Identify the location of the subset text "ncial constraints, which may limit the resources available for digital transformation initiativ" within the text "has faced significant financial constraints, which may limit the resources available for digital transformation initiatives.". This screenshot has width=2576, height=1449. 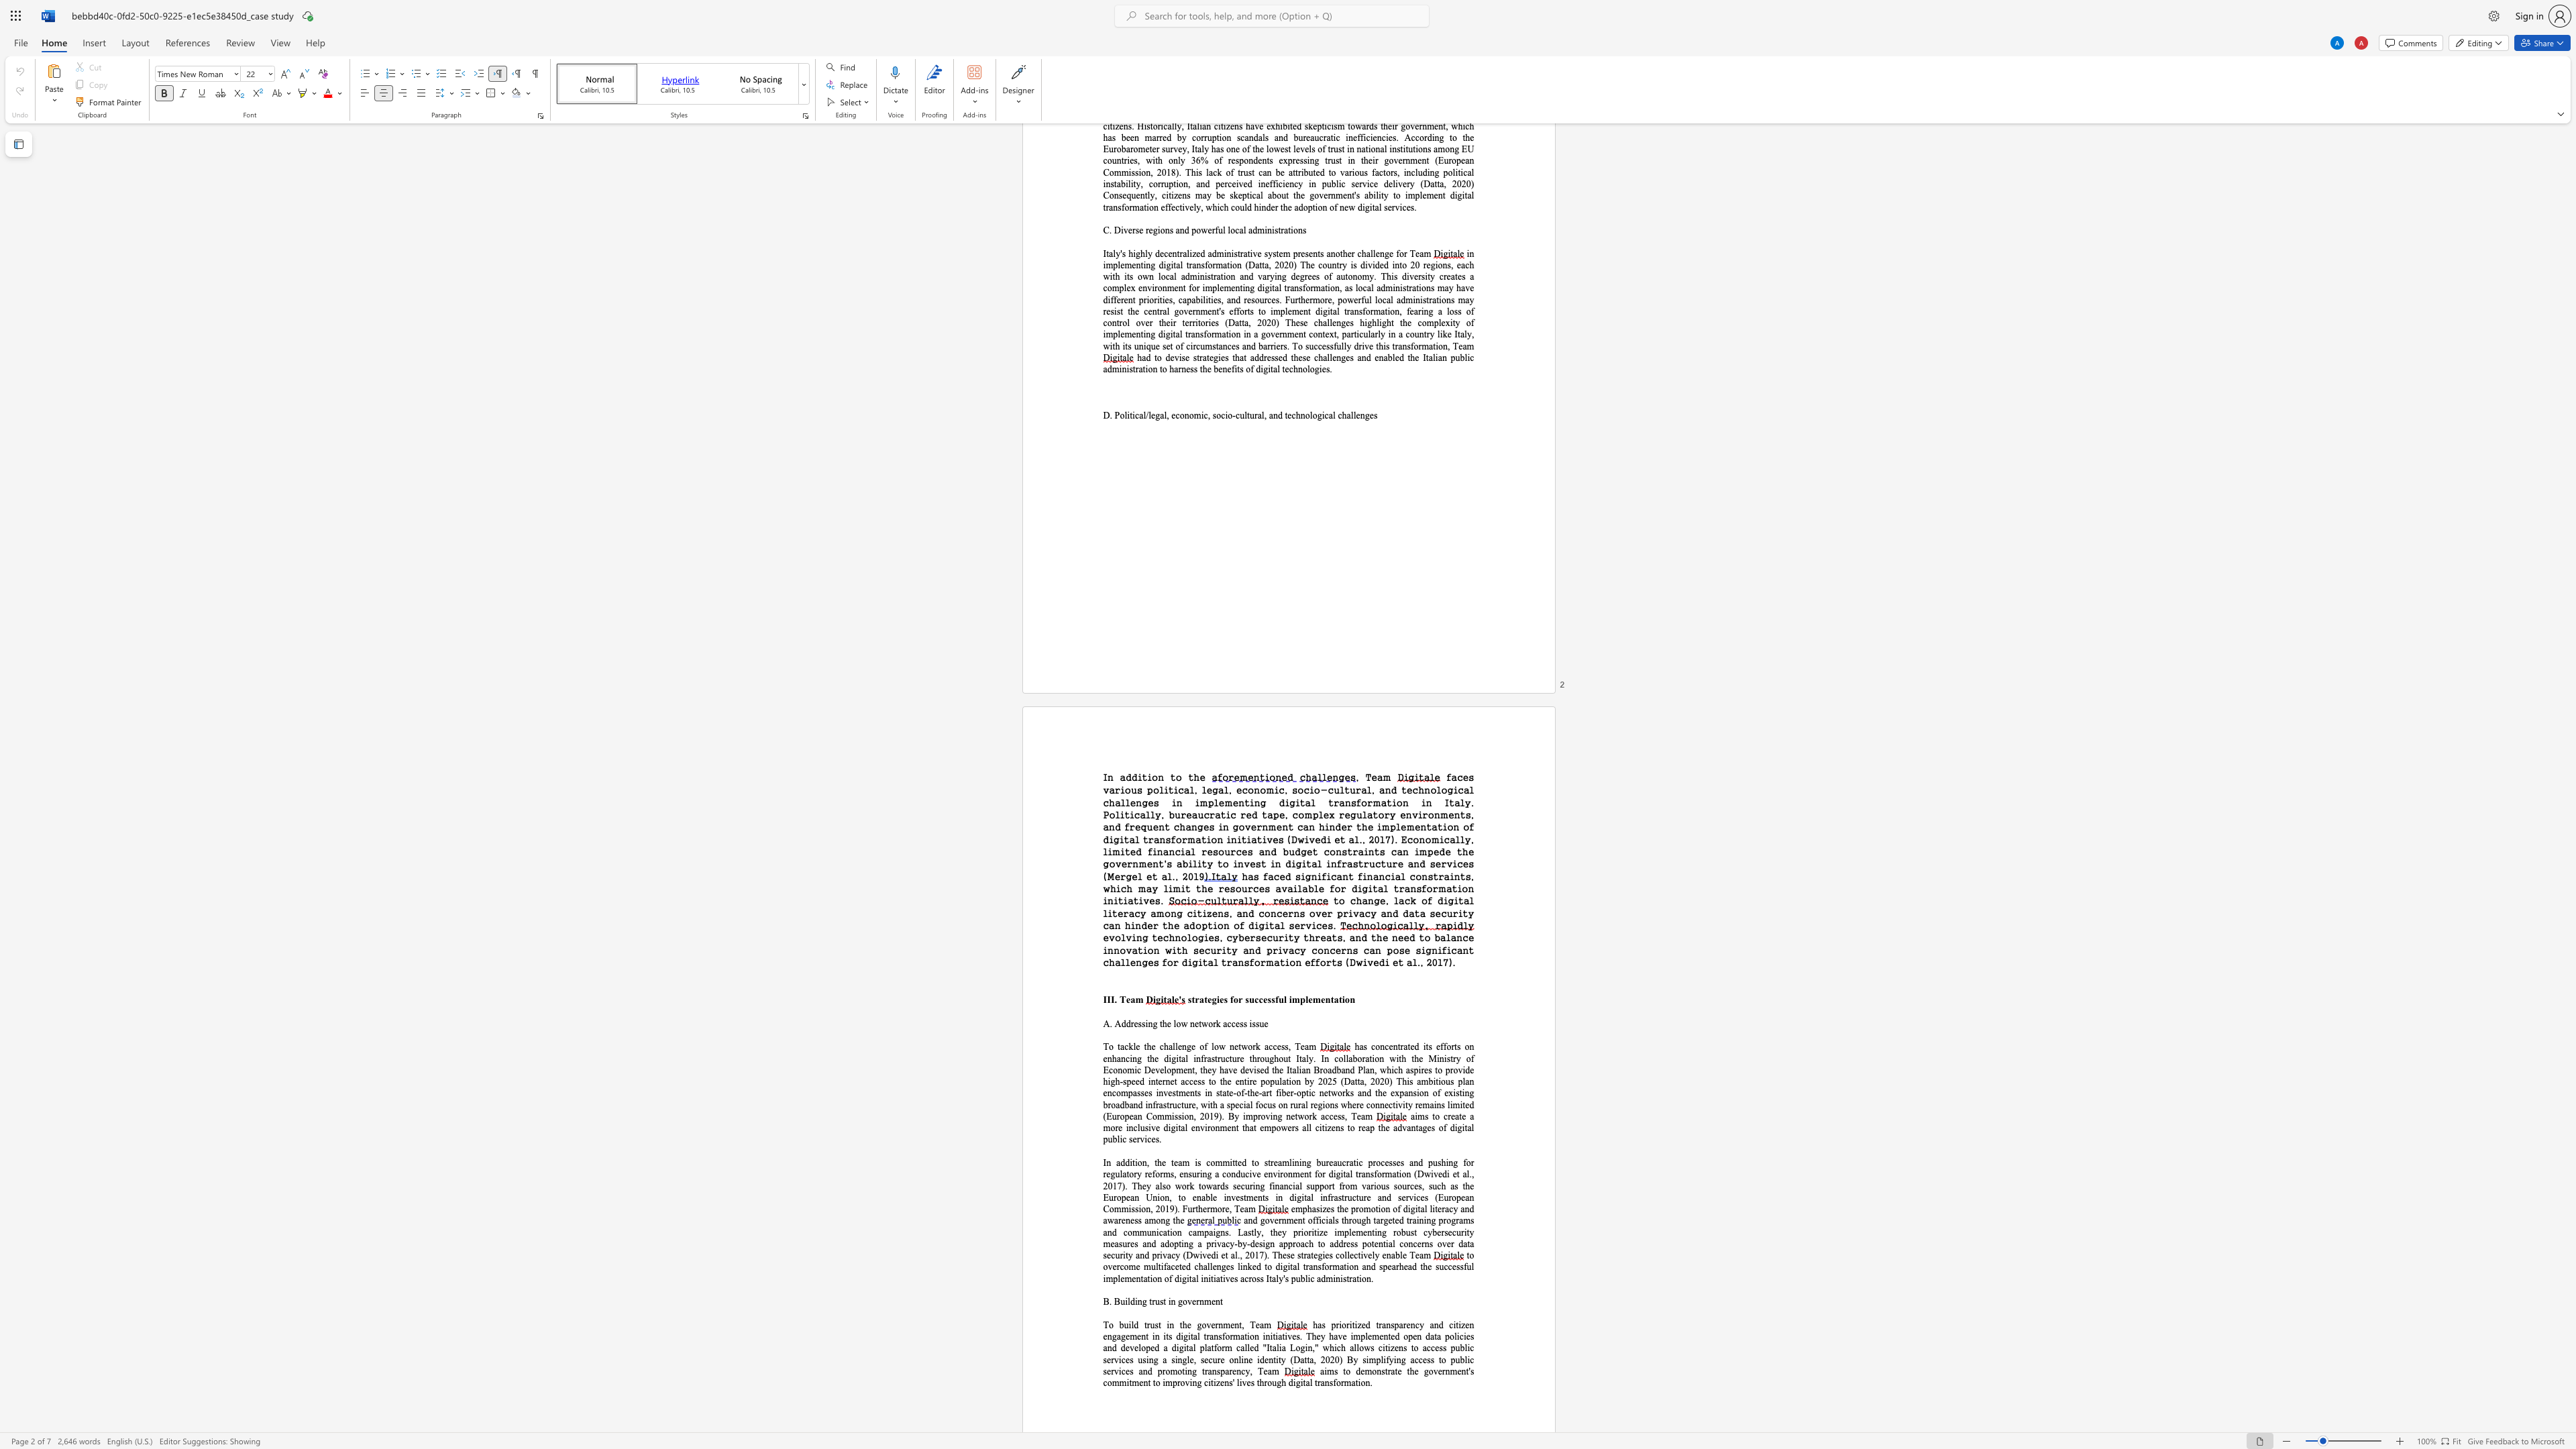
(1377, 875).